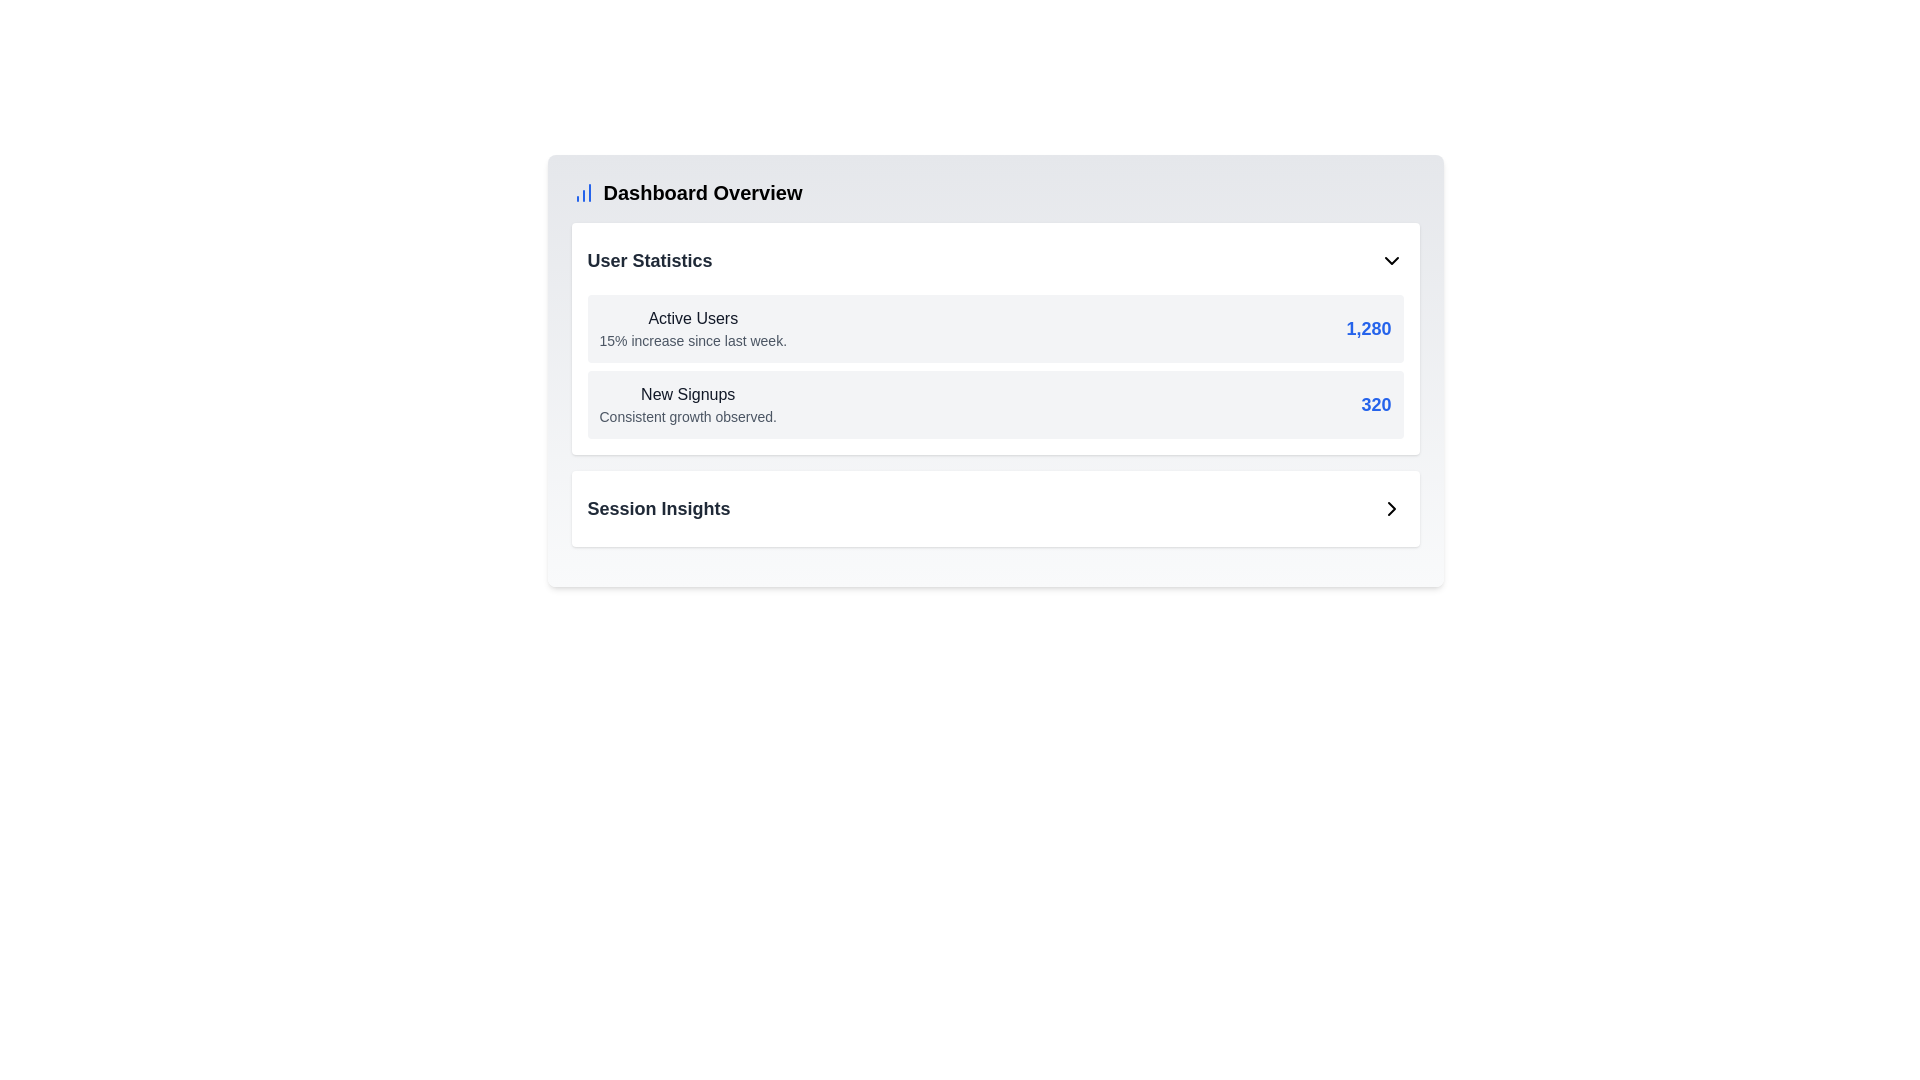 The image size is (1920, 1080). I want to click on the decorative icon located to the left of the 'Dashboard Overview' title, which emphasizes analytics or data representation, so click(582, 192).